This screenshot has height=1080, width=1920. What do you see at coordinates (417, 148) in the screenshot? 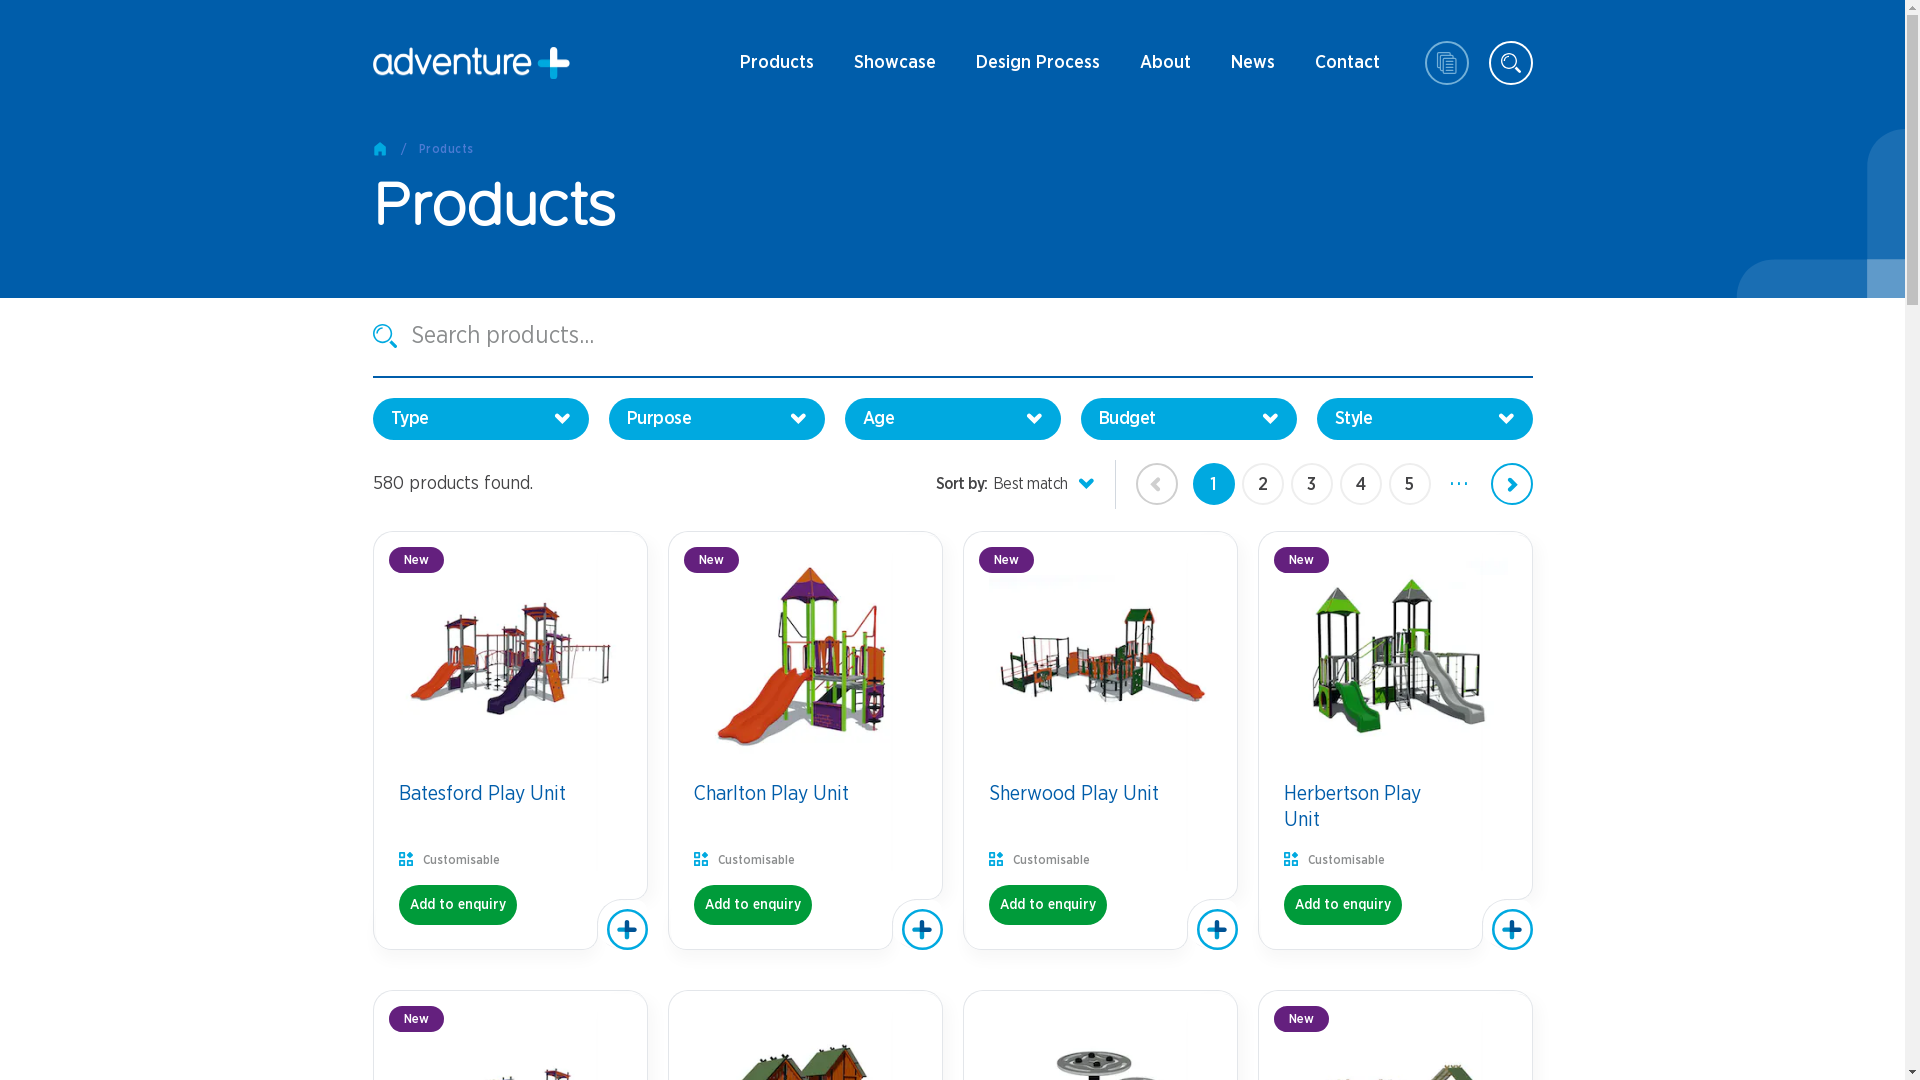
I see `'Products'` at bounding box center [417, 148].